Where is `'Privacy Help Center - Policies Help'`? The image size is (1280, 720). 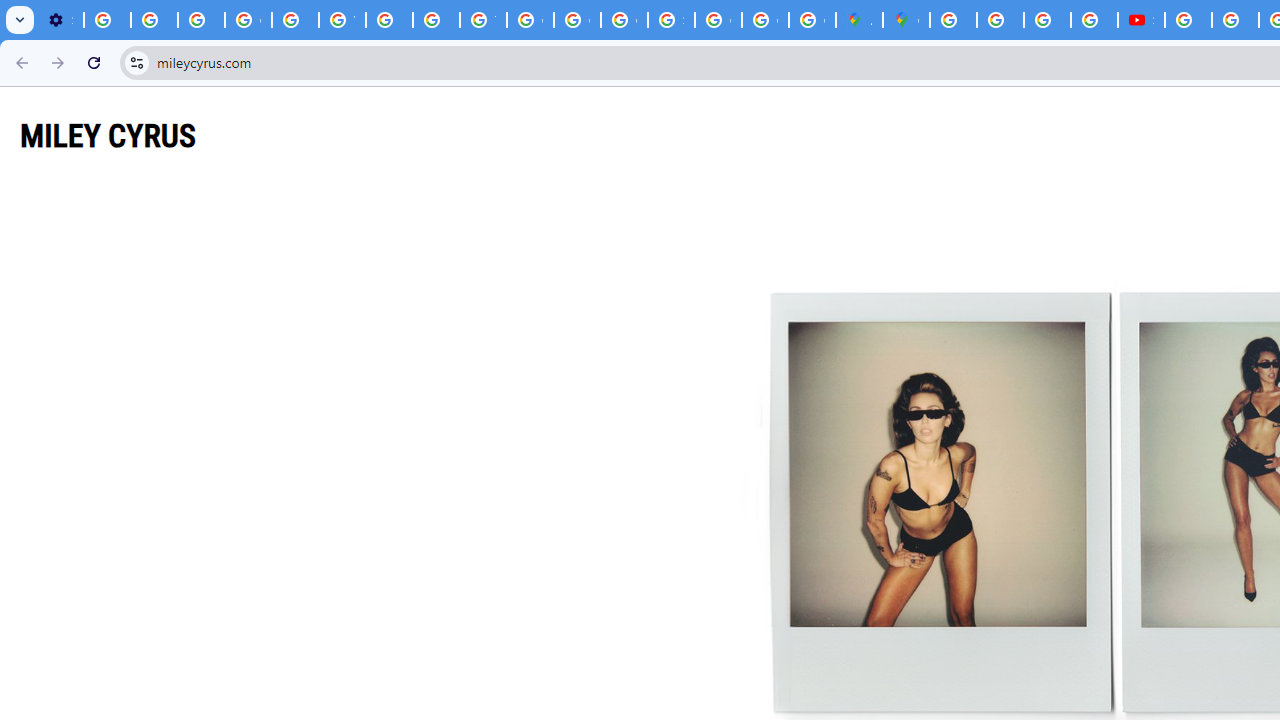
'Privacy Help Center - Policies Help' is located at coordinates (294, 20).